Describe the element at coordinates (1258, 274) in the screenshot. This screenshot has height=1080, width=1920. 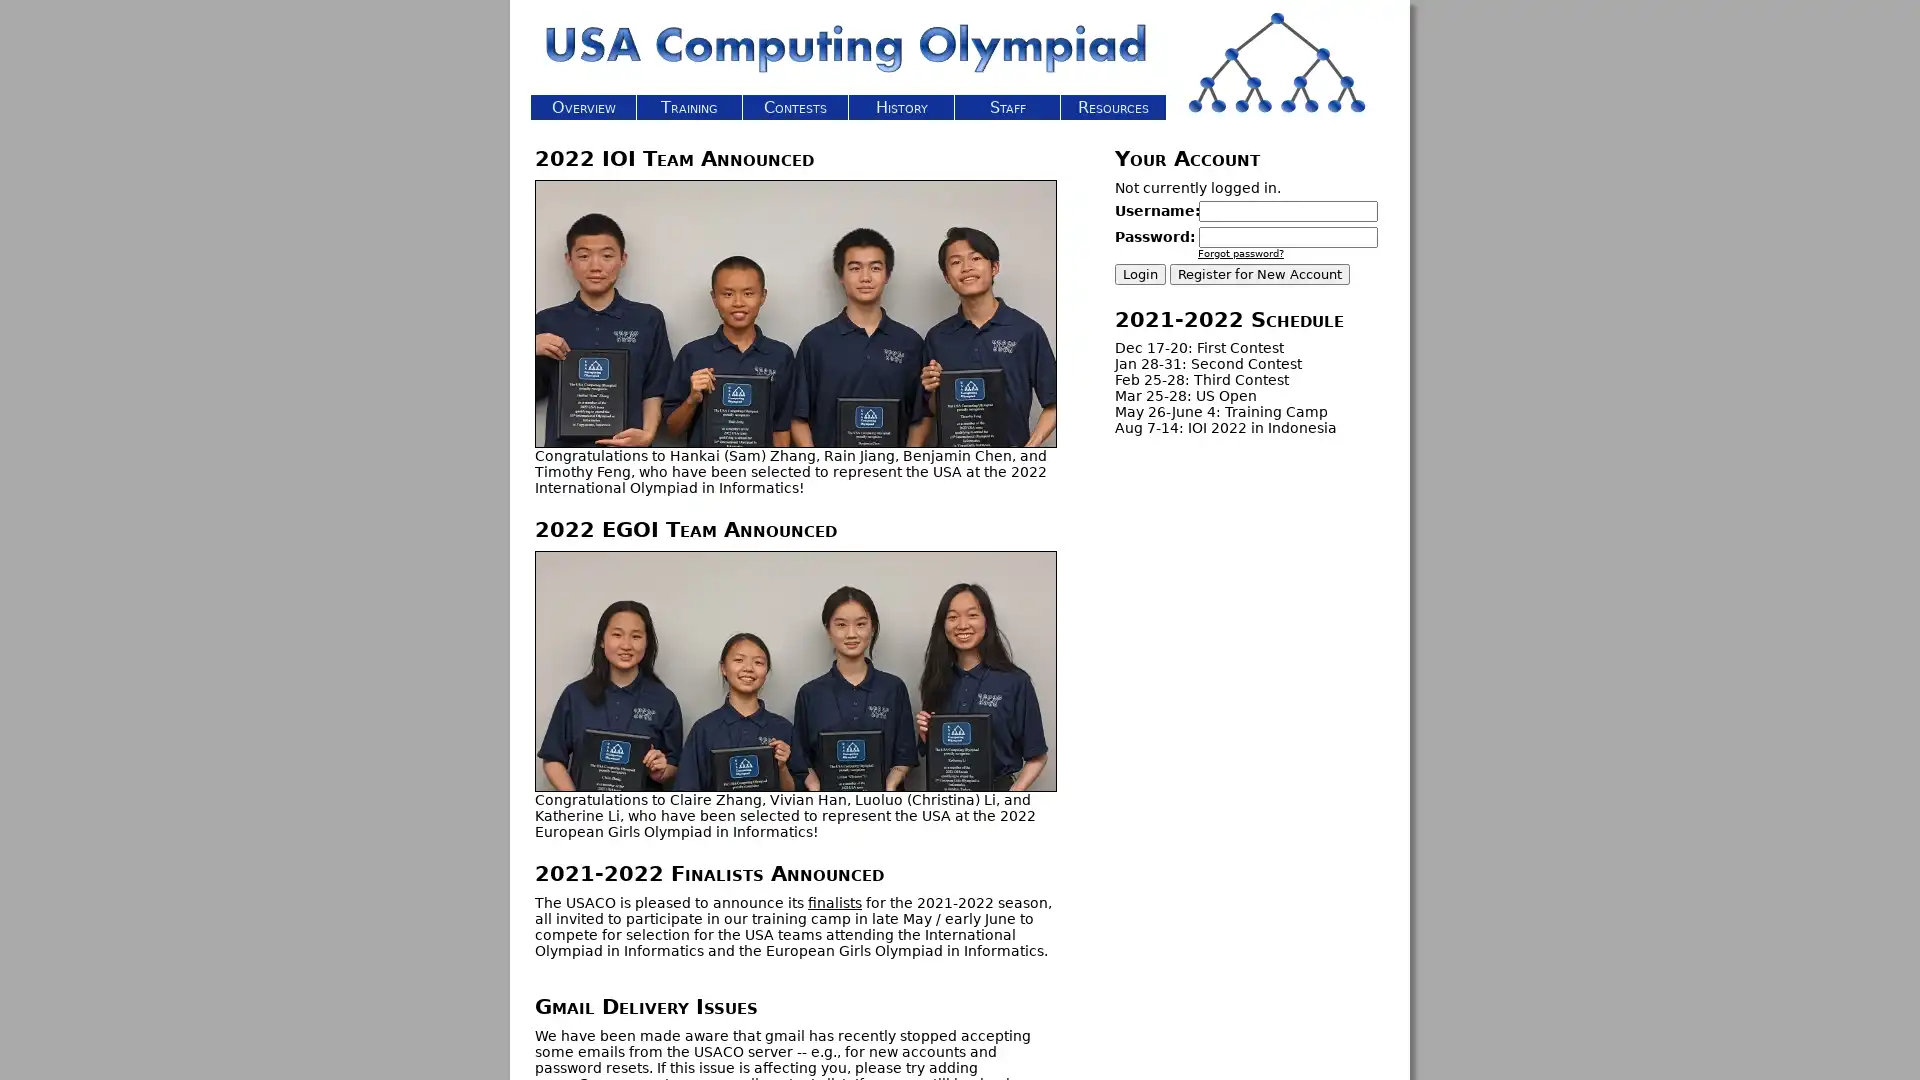
I see `Register for New Account` at that location.